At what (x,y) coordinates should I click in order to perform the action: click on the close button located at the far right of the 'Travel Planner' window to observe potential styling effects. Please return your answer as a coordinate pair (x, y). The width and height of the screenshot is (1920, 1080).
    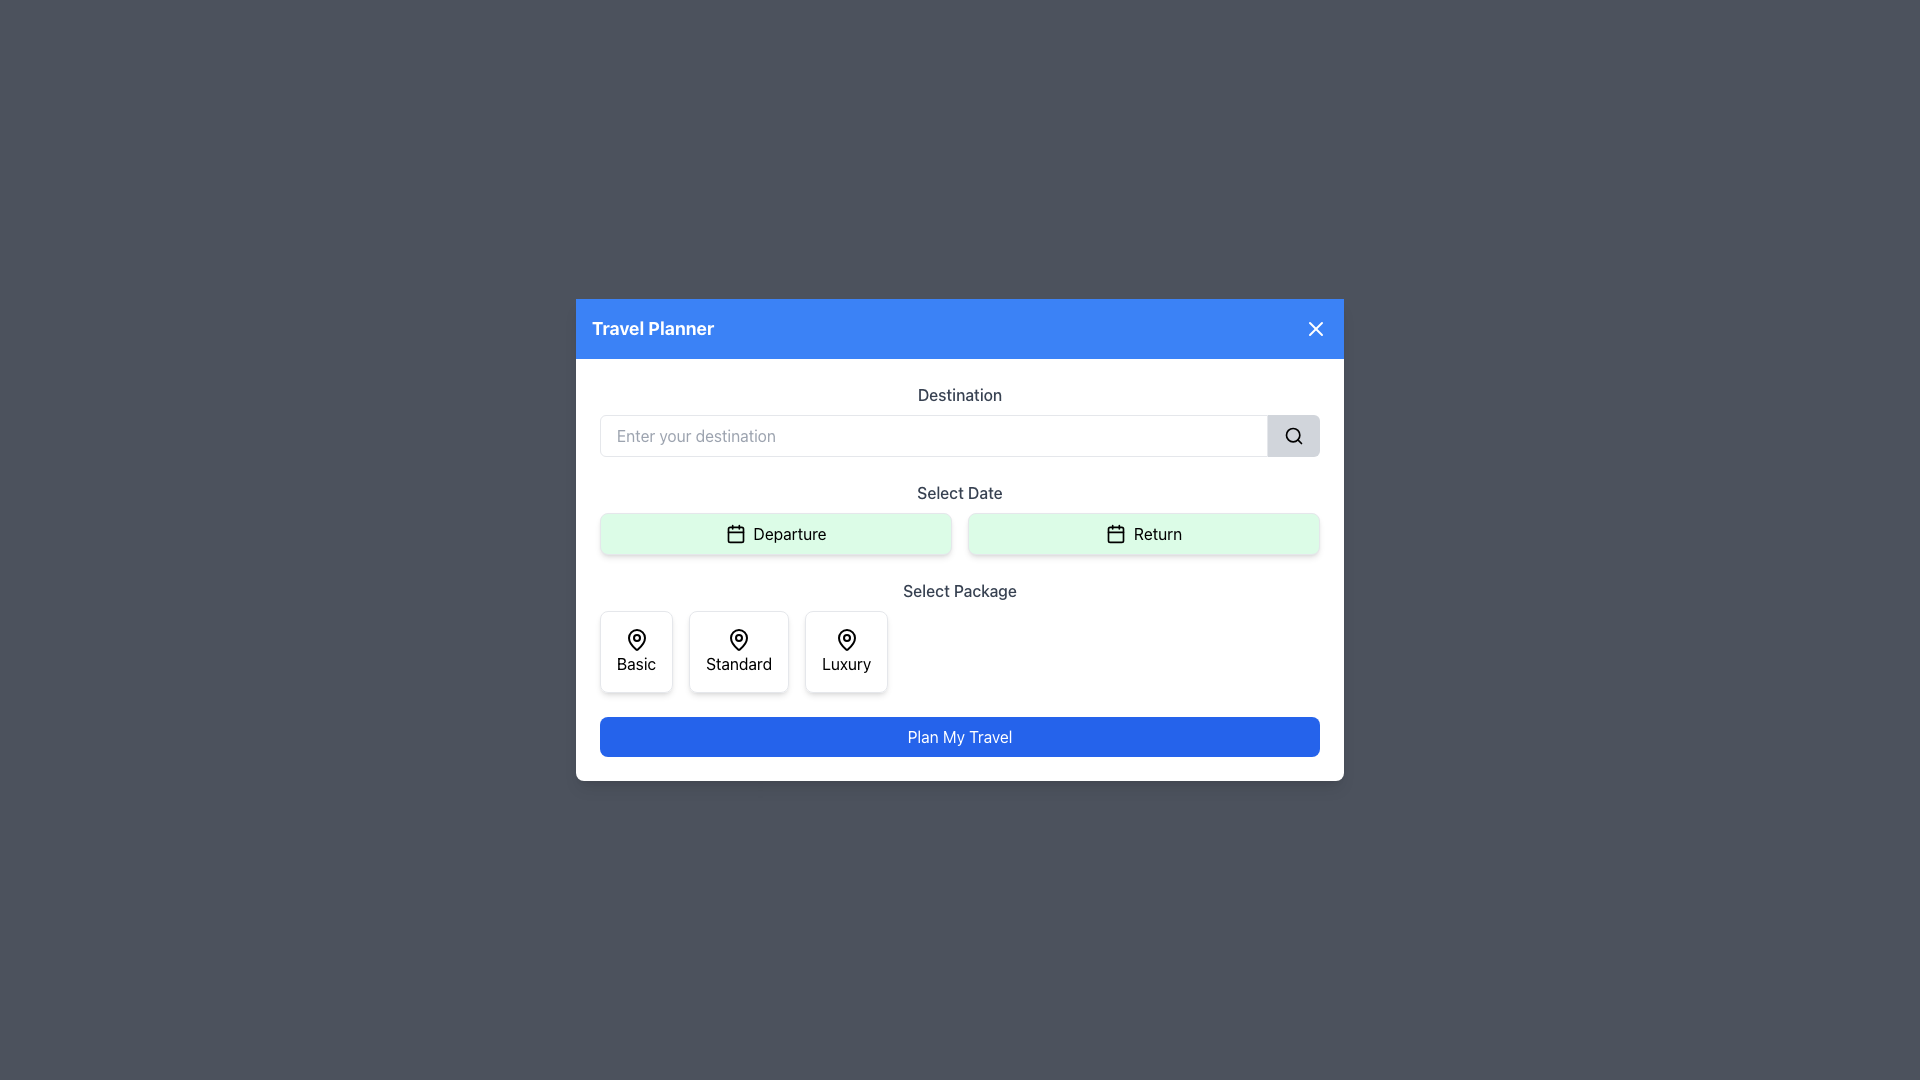
    Looking at the image, I should click on (1315, 327).